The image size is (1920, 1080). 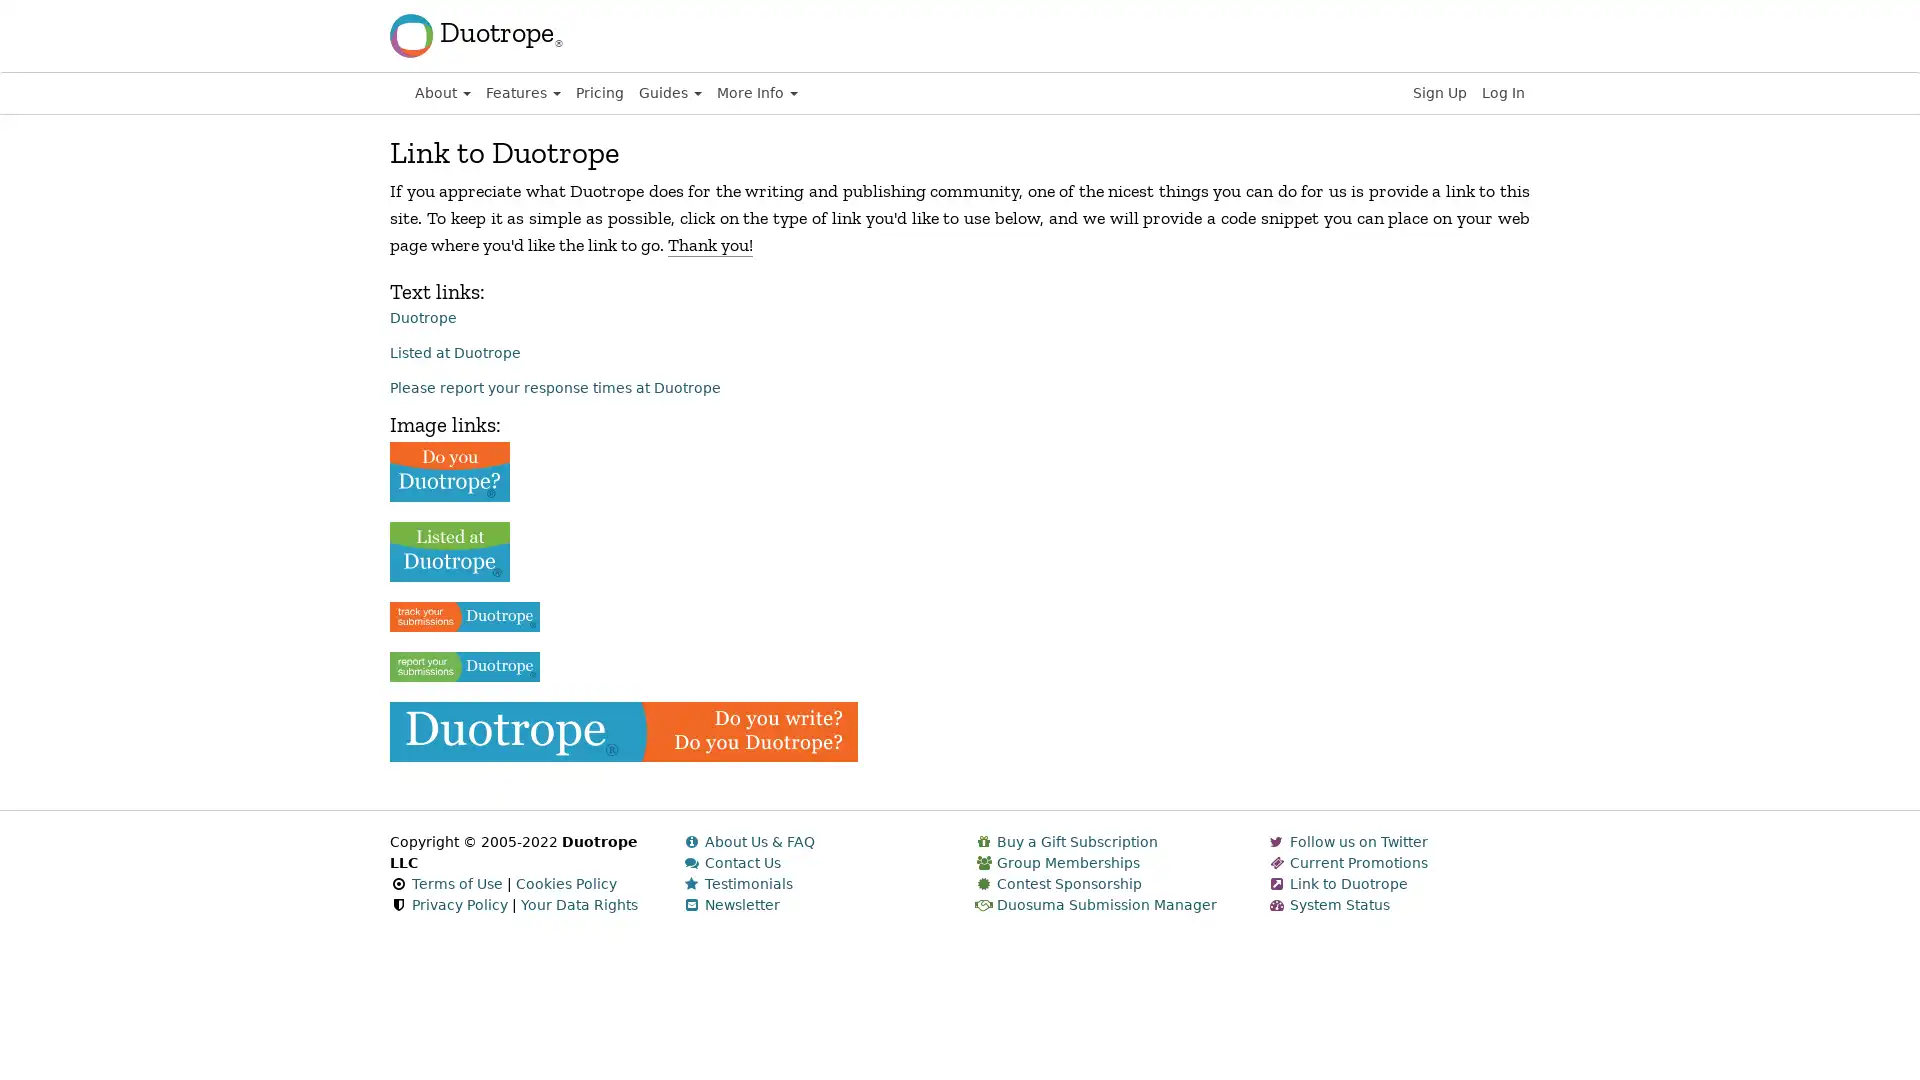 What do you see at coordinates (464, 615) in the screenshot?
I see `Submit` at bounding box center [464, 615].